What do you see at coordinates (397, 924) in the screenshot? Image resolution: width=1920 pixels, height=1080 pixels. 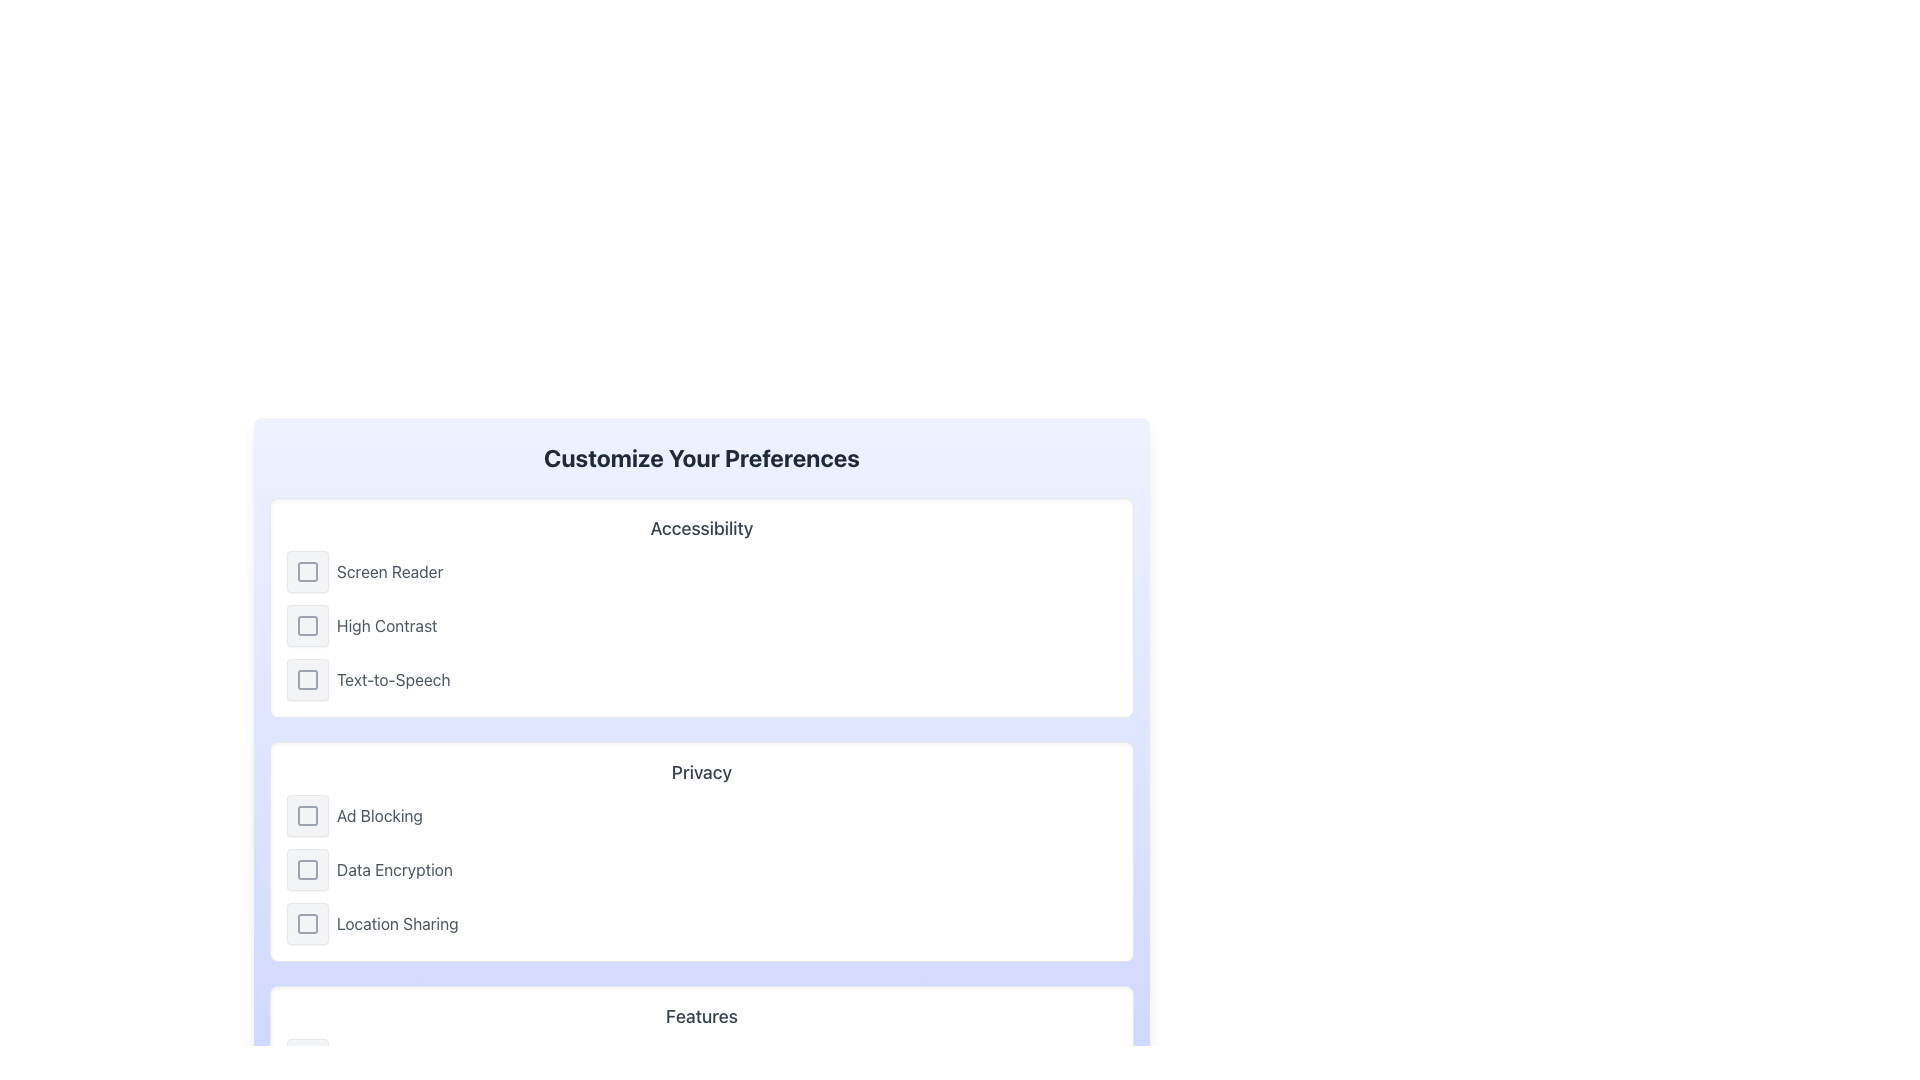 I see `the 'Location Sharing' text label, which is the third item in the 'Privacy' list and positioned at the bottom, immediately following 'Data Encryption'` at bounding box center [397, 924].